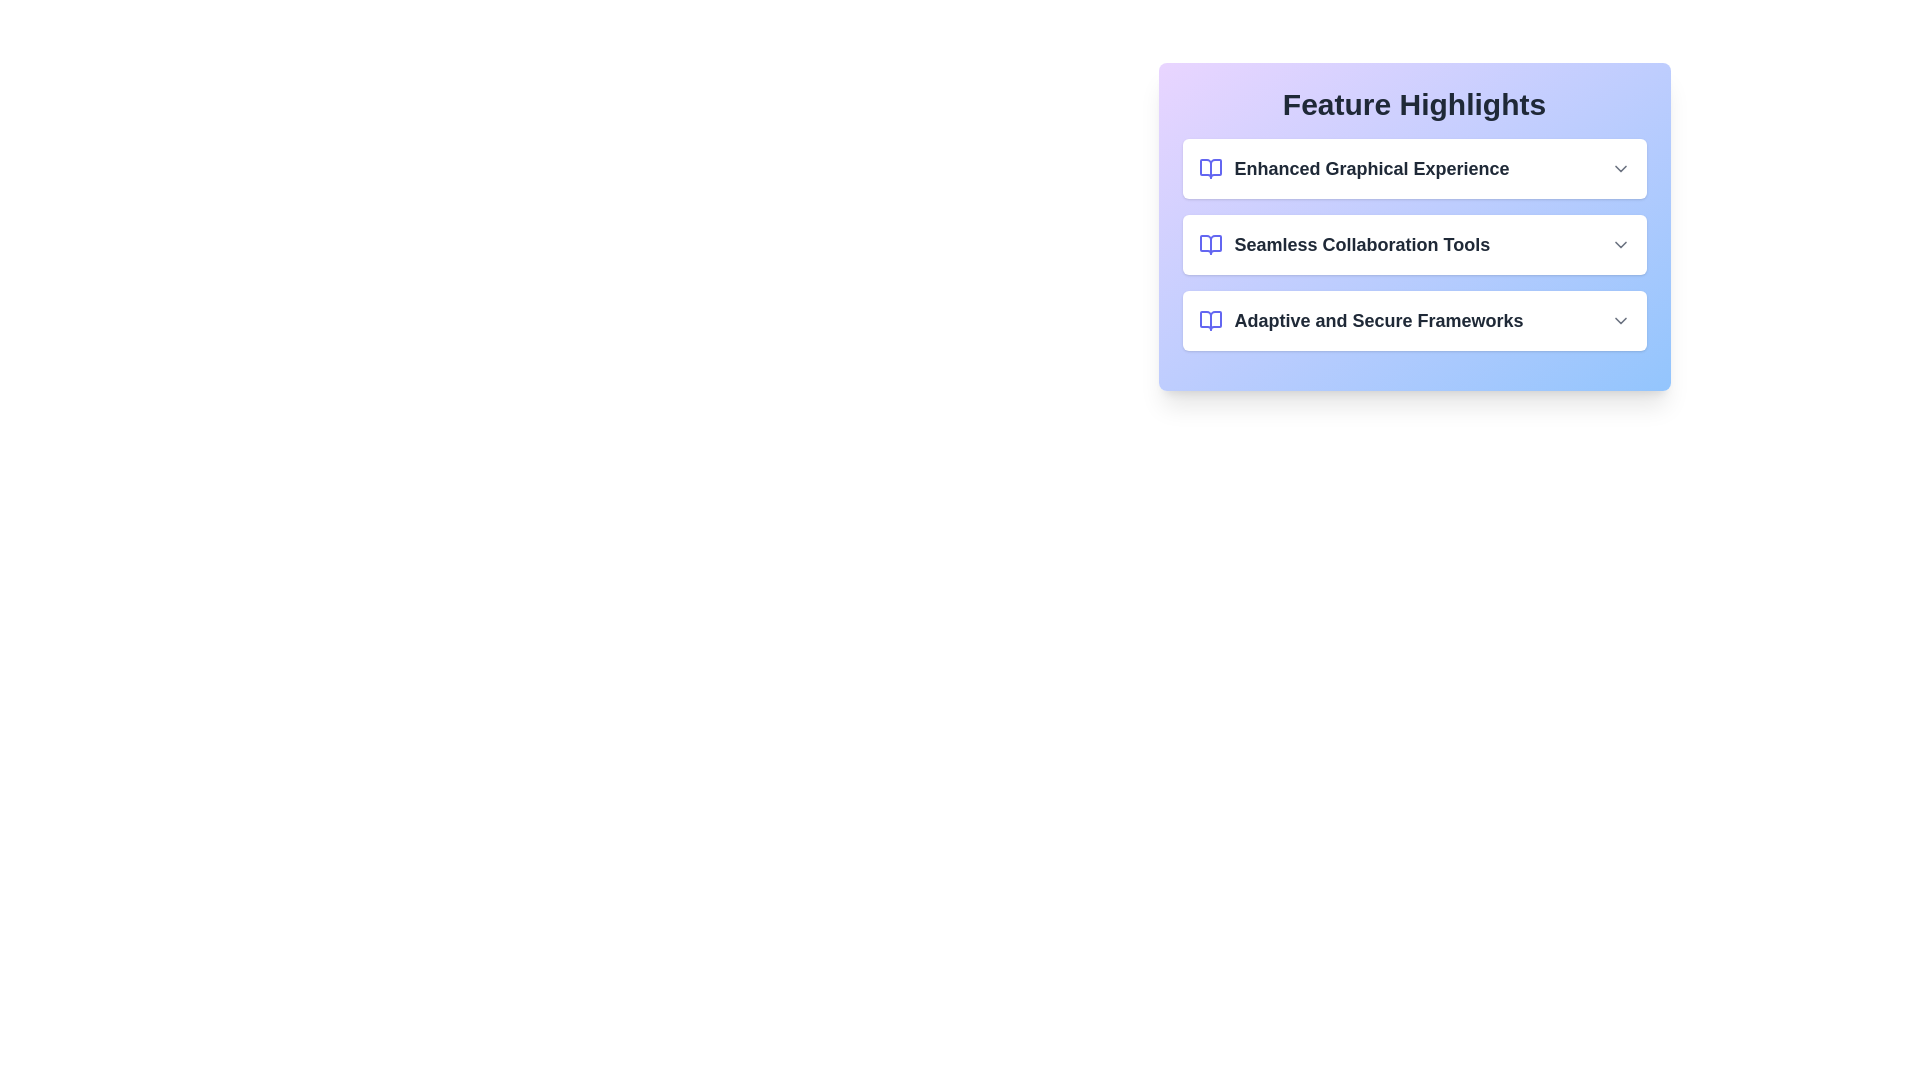 Image resolution: width=1920 pixels, height=1080 pixels. Describe the element at coordinates (1209, 244) in the screenshot. I see `the collaboration tools icon located in the middle entry of the 'Feature Highlights' vertical list, to the left of the text 'Seamless Collaboration Tools'` at that location.